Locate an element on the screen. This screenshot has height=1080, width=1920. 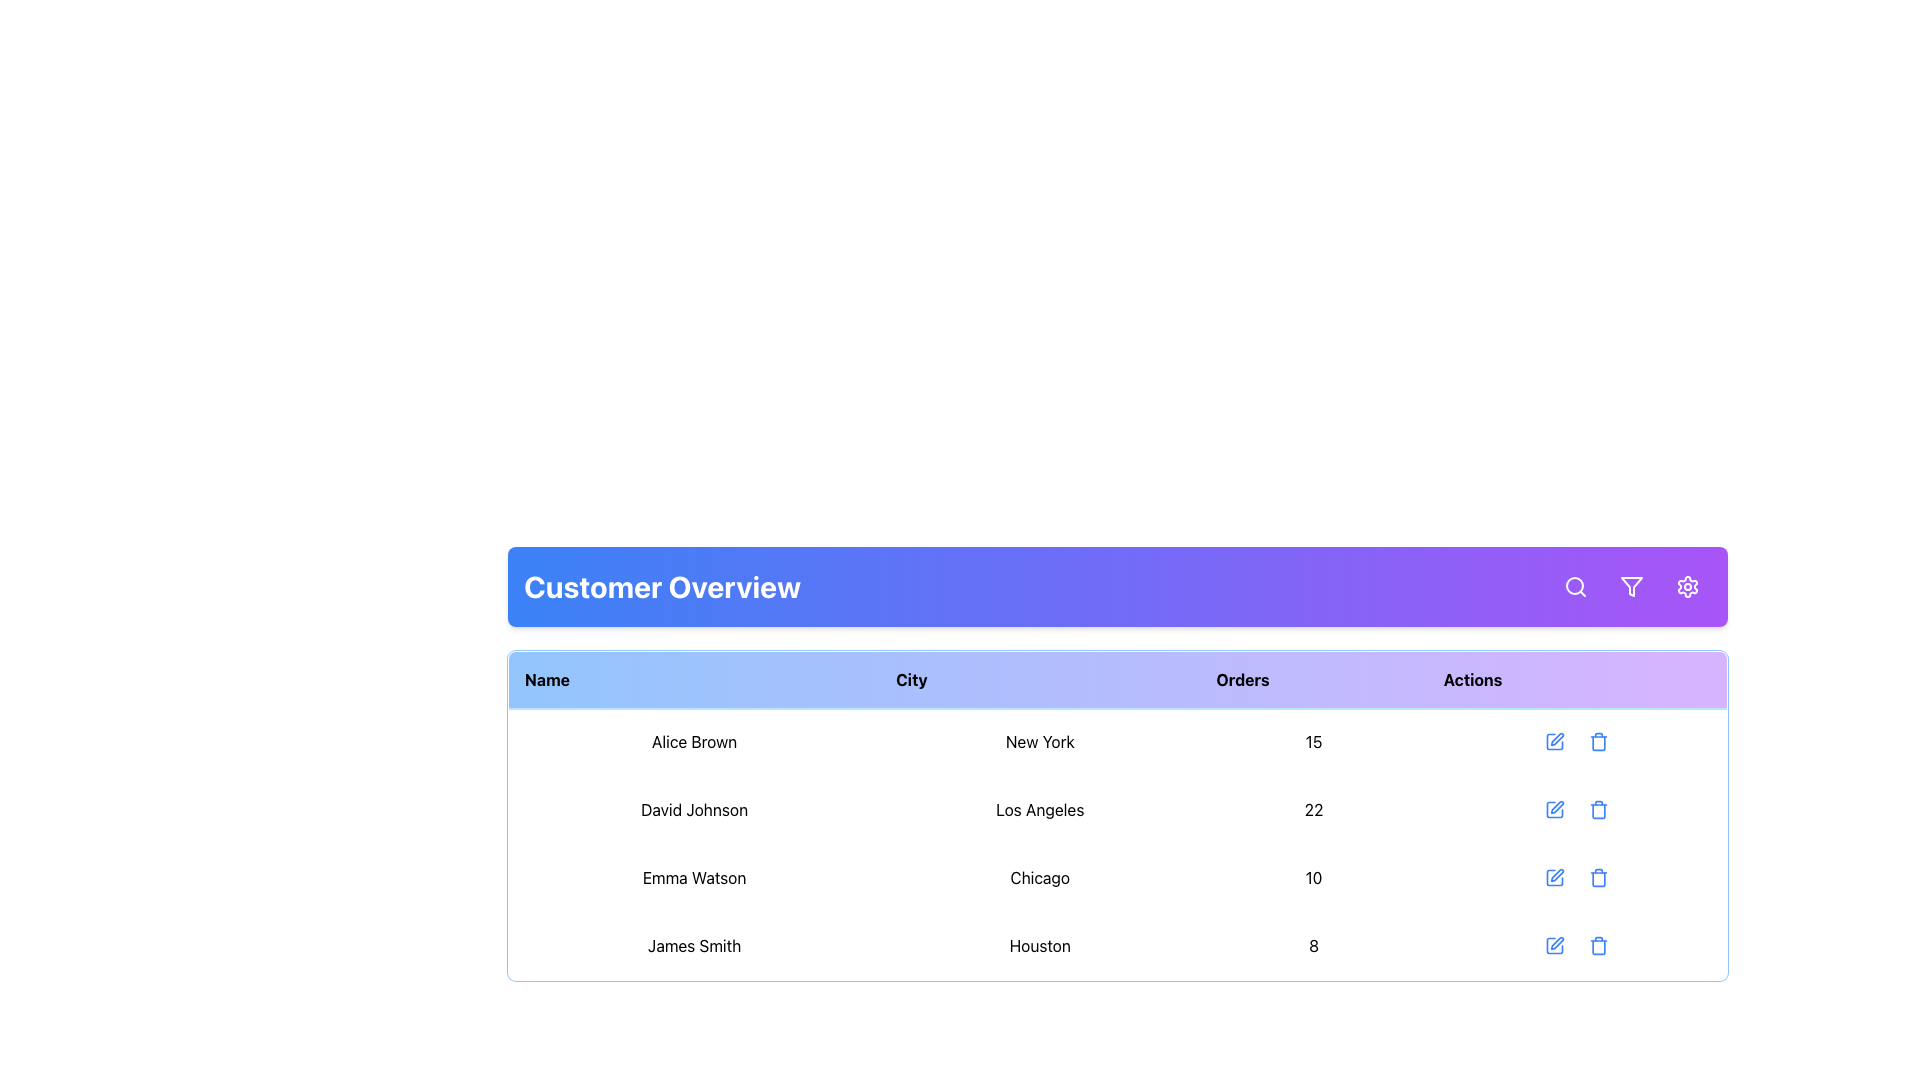
attributes of the square component of the 'Edit' icon associated with 'Emma Watson' in the third row of the 'Actions' column is located at coordinates (1554, 877).